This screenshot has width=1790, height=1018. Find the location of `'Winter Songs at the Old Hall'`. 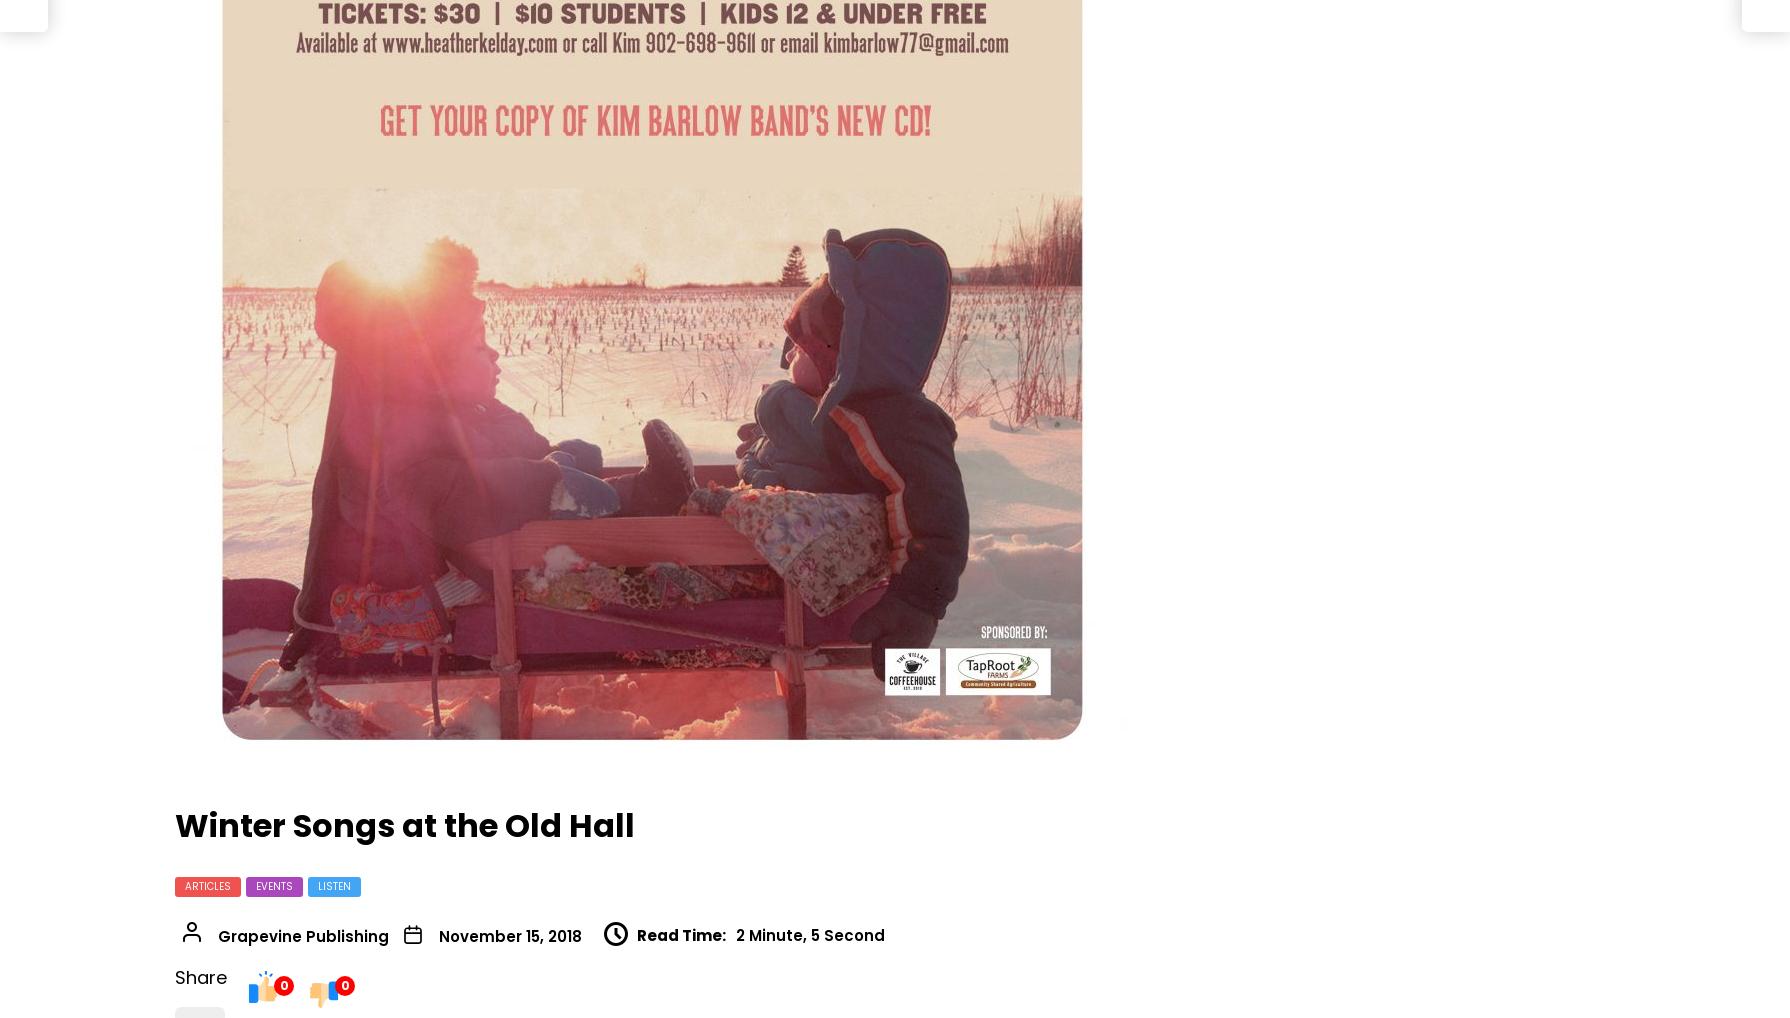

'Winter Songs at the Old Hall' is located at coordinates (405, 824).